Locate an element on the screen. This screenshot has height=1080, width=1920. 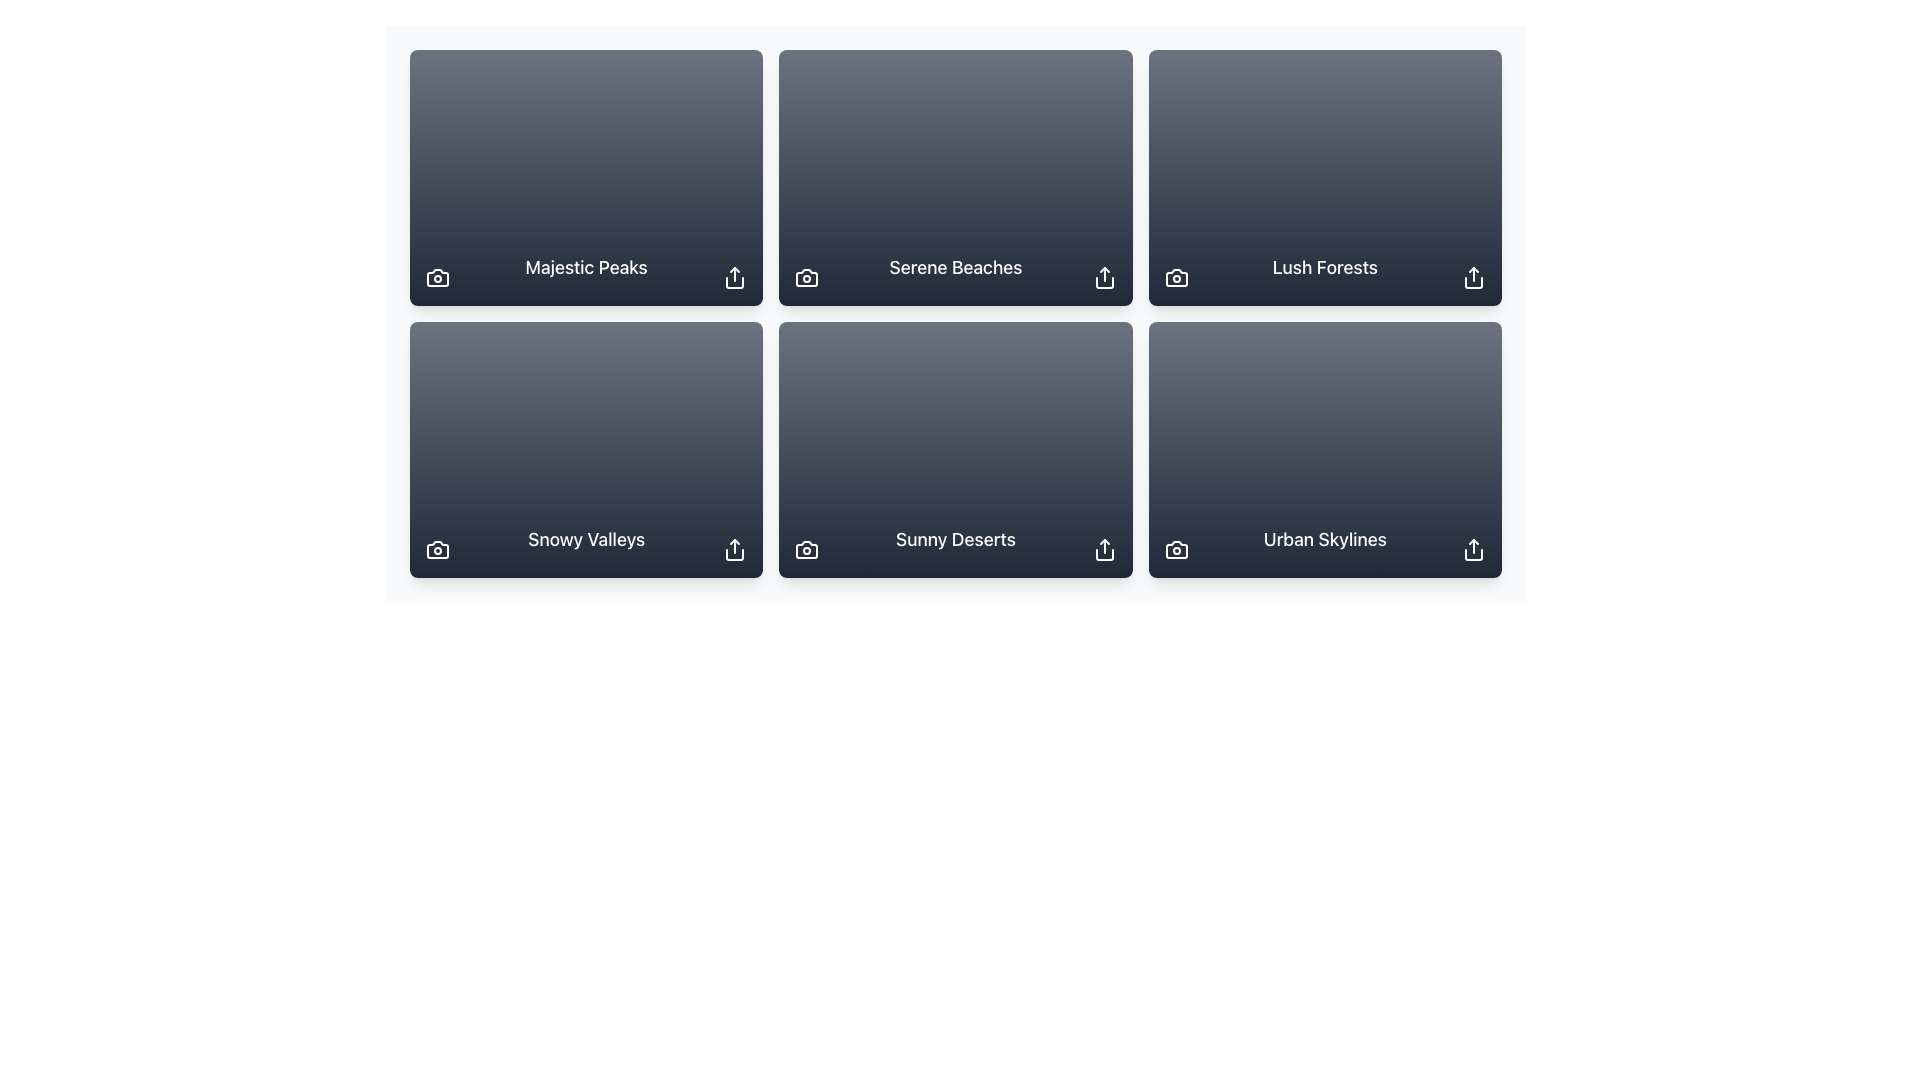
the action trigger icon located at the bottom-left corner of the 'Urban Skylines' card is located at coordinates (1176, 550).